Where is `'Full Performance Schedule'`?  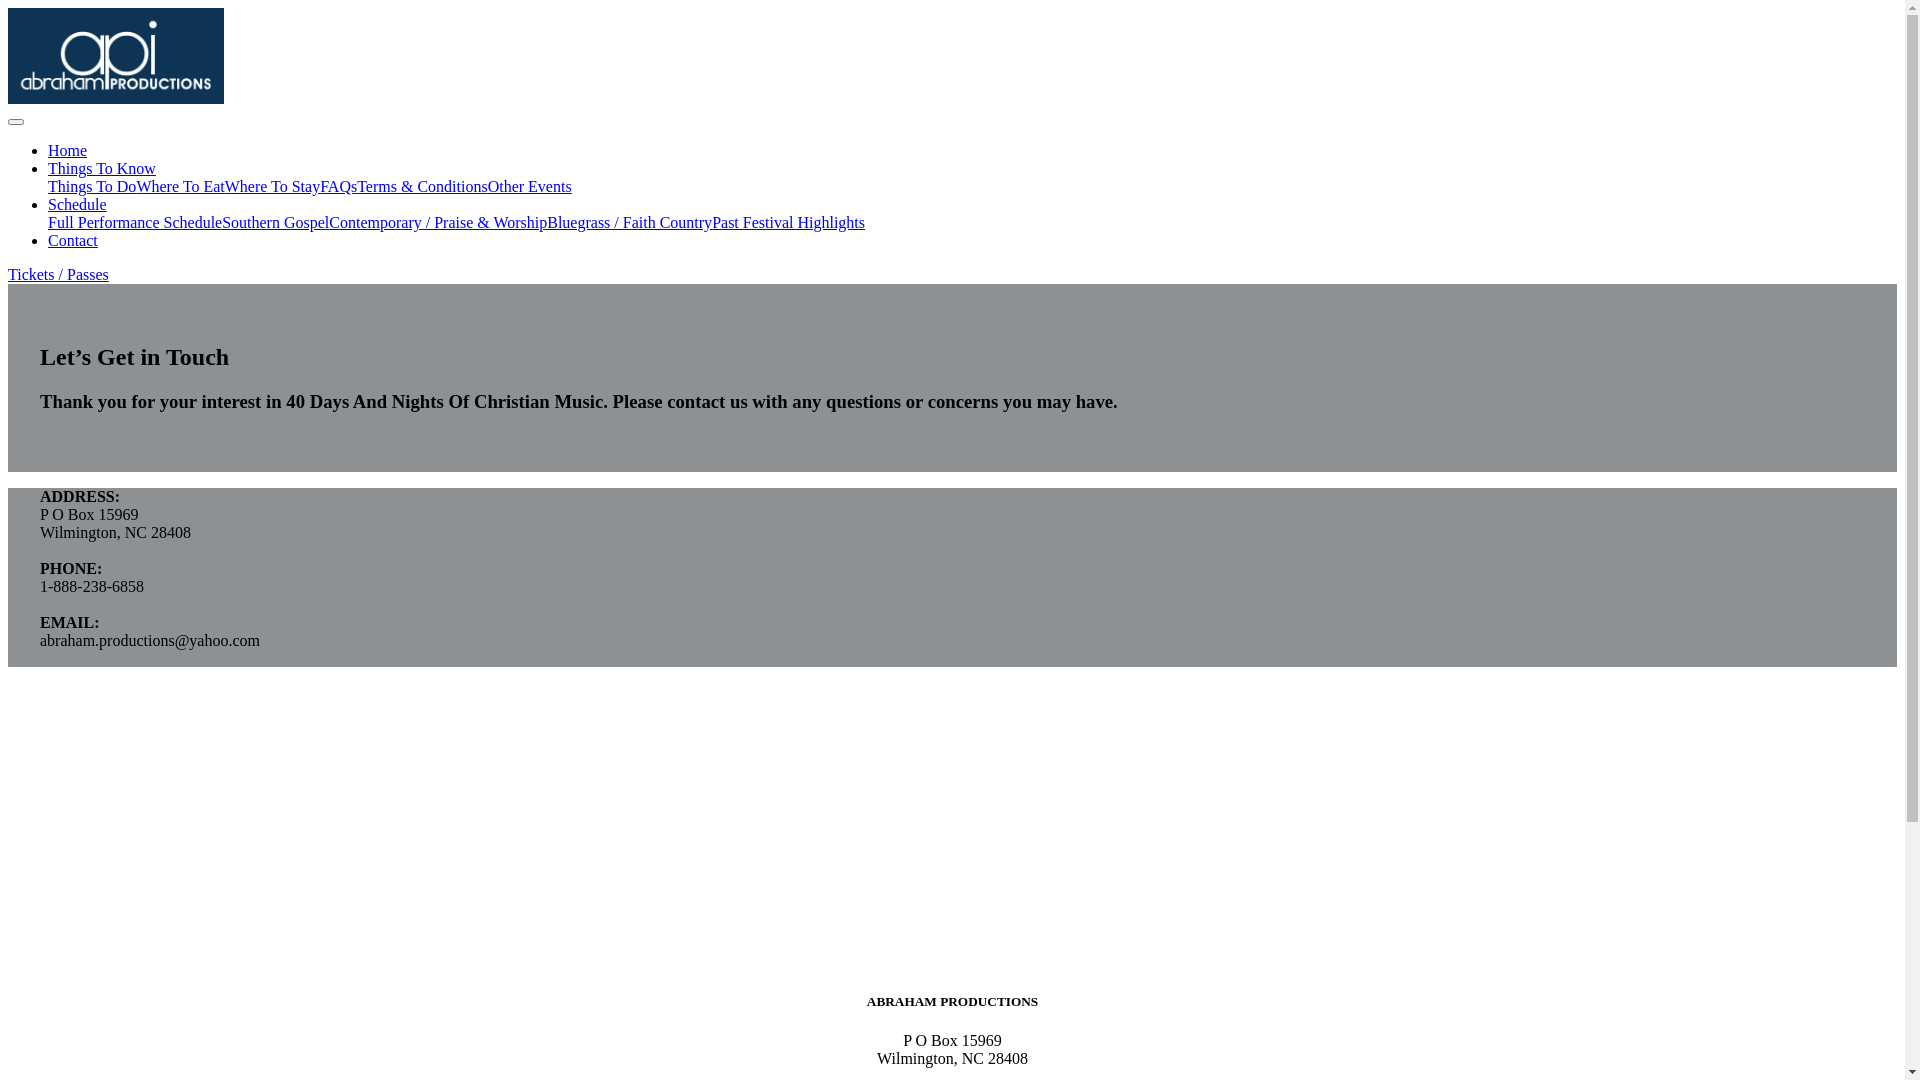
'Full Performance Schedule' is located at coordinates (133, 222).